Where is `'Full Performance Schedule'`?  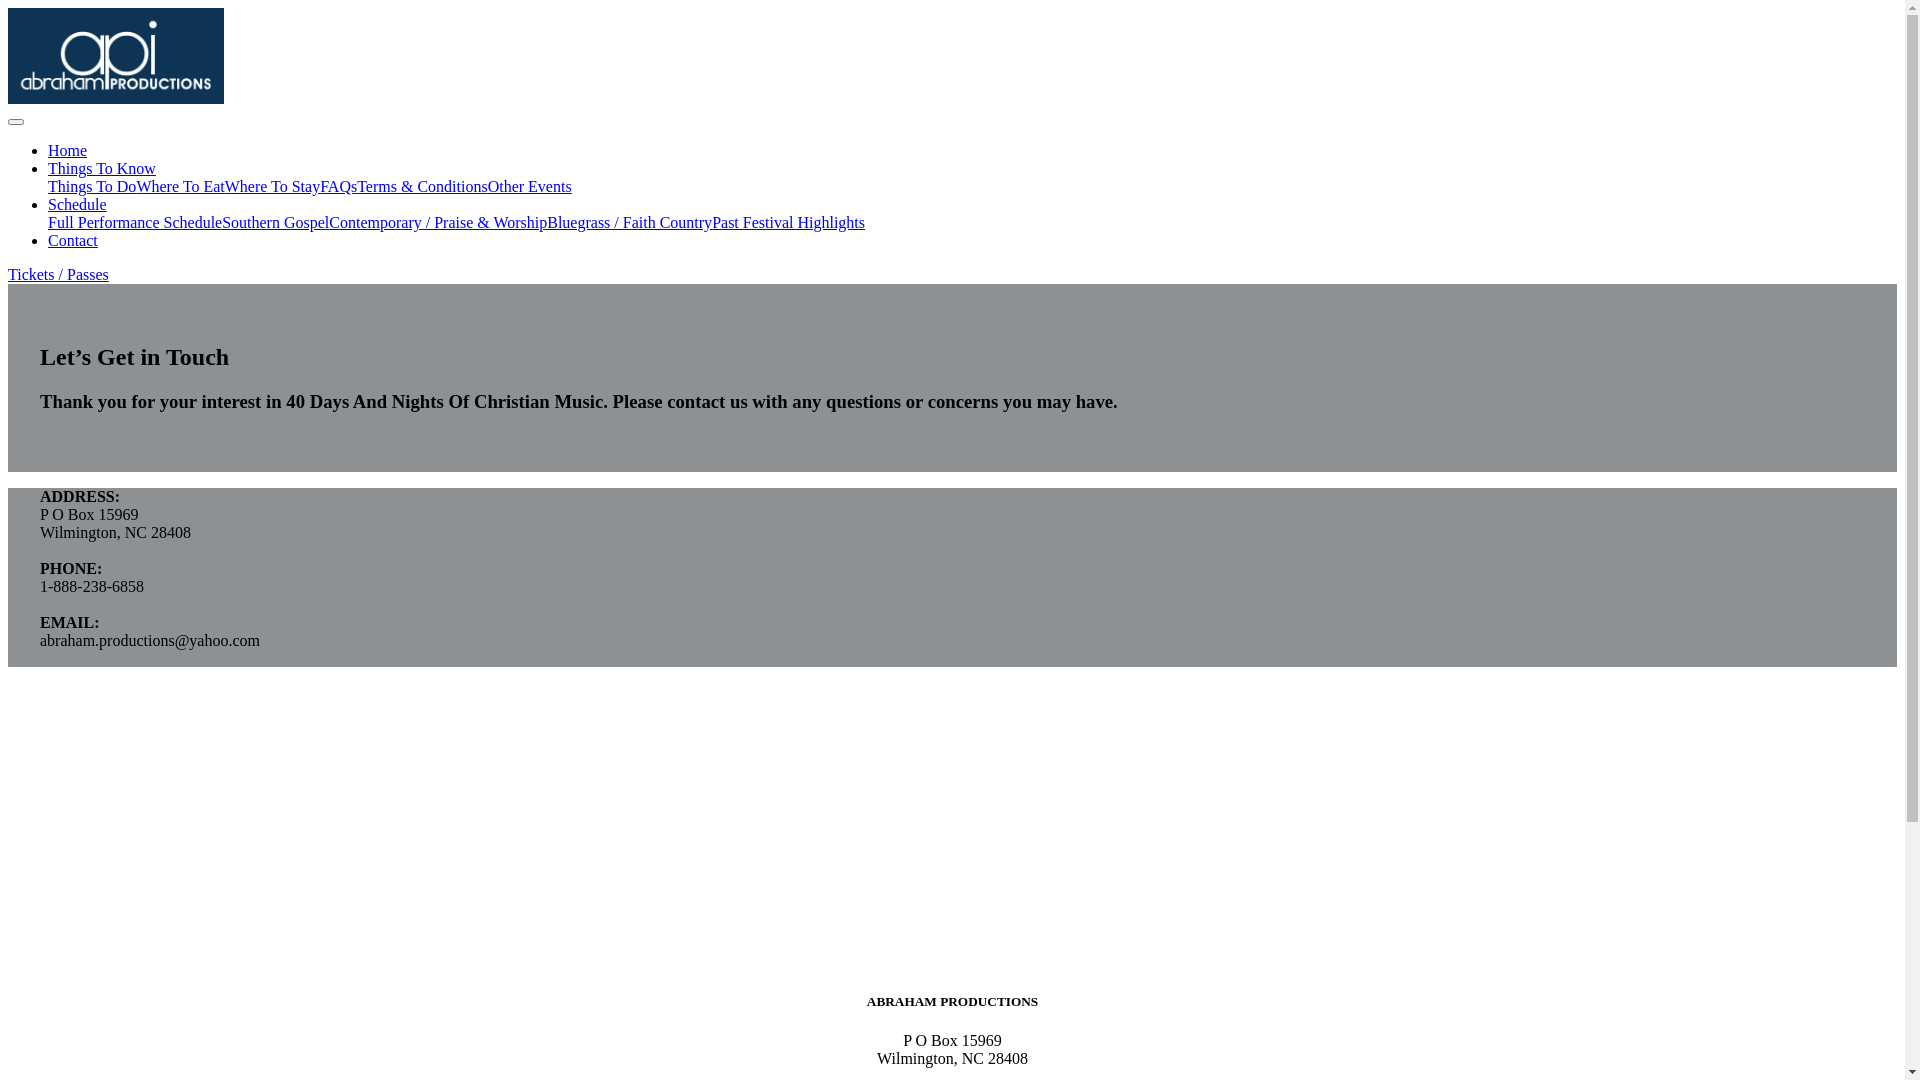
'Full Performance Schedule' is located at coordinates (133, 222).